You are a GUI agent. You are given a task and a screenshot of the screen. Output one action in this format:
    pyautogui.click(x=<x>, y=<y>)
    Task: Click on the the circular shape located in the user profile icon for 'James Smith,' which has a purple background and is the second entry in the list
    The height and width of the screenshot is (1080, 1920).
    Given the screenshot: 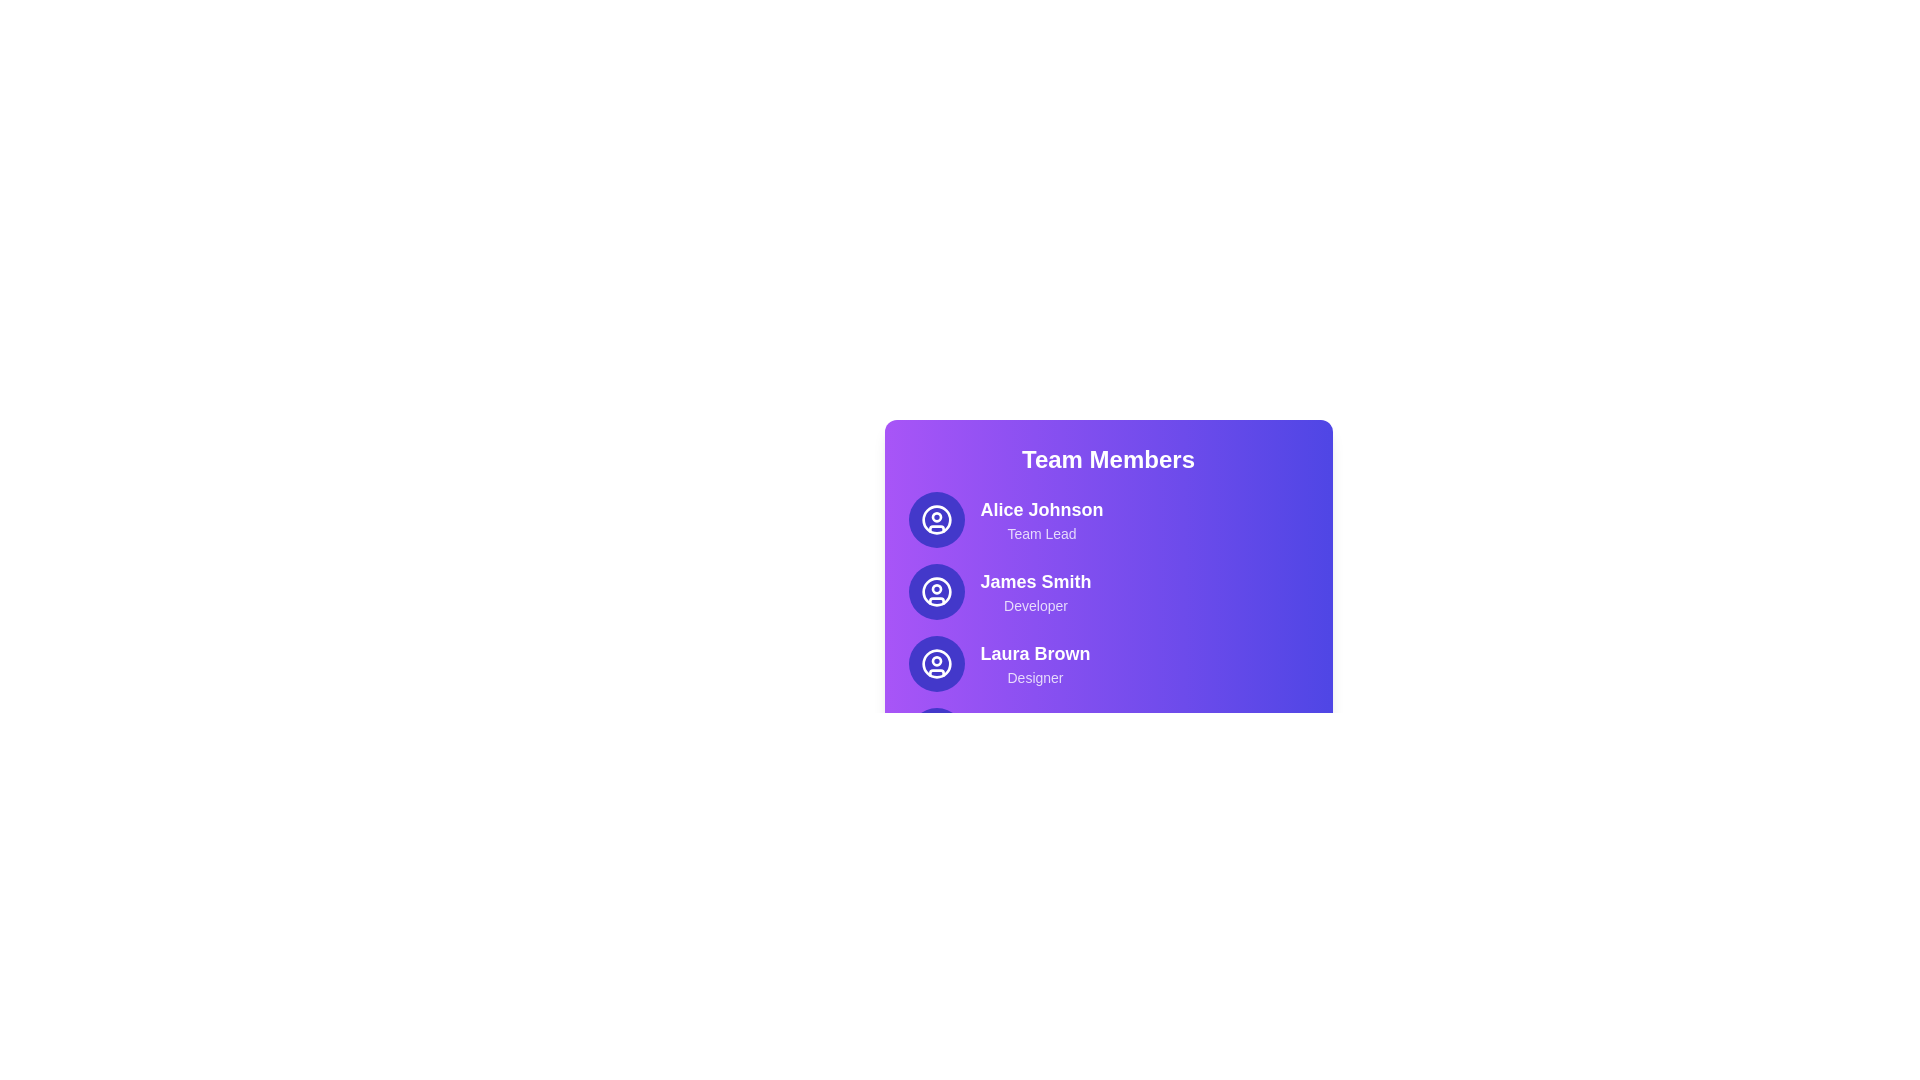 What is the action you would take?
    pyautogui.click(x=935, y=590)
    